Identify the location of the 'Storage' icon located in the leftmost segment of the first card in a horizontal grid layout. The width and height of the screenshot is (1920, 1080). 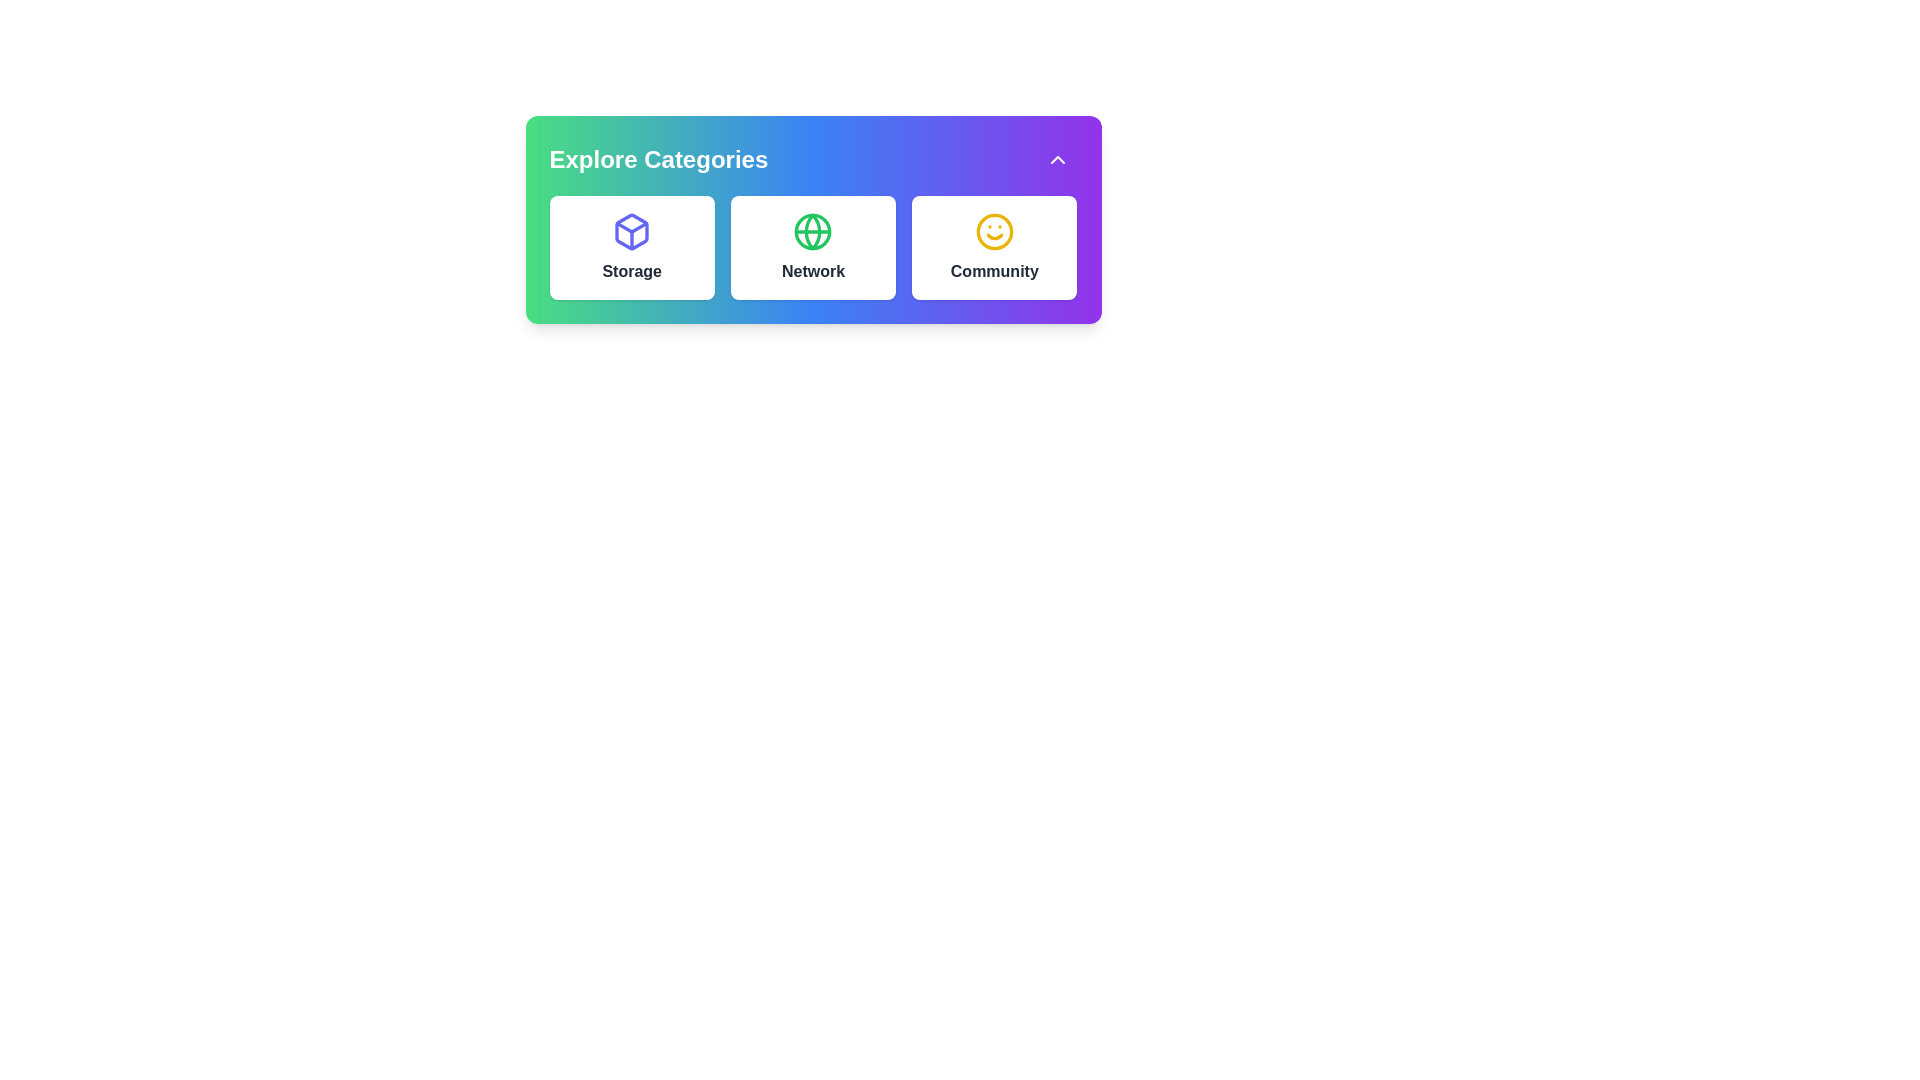
(631, 230).